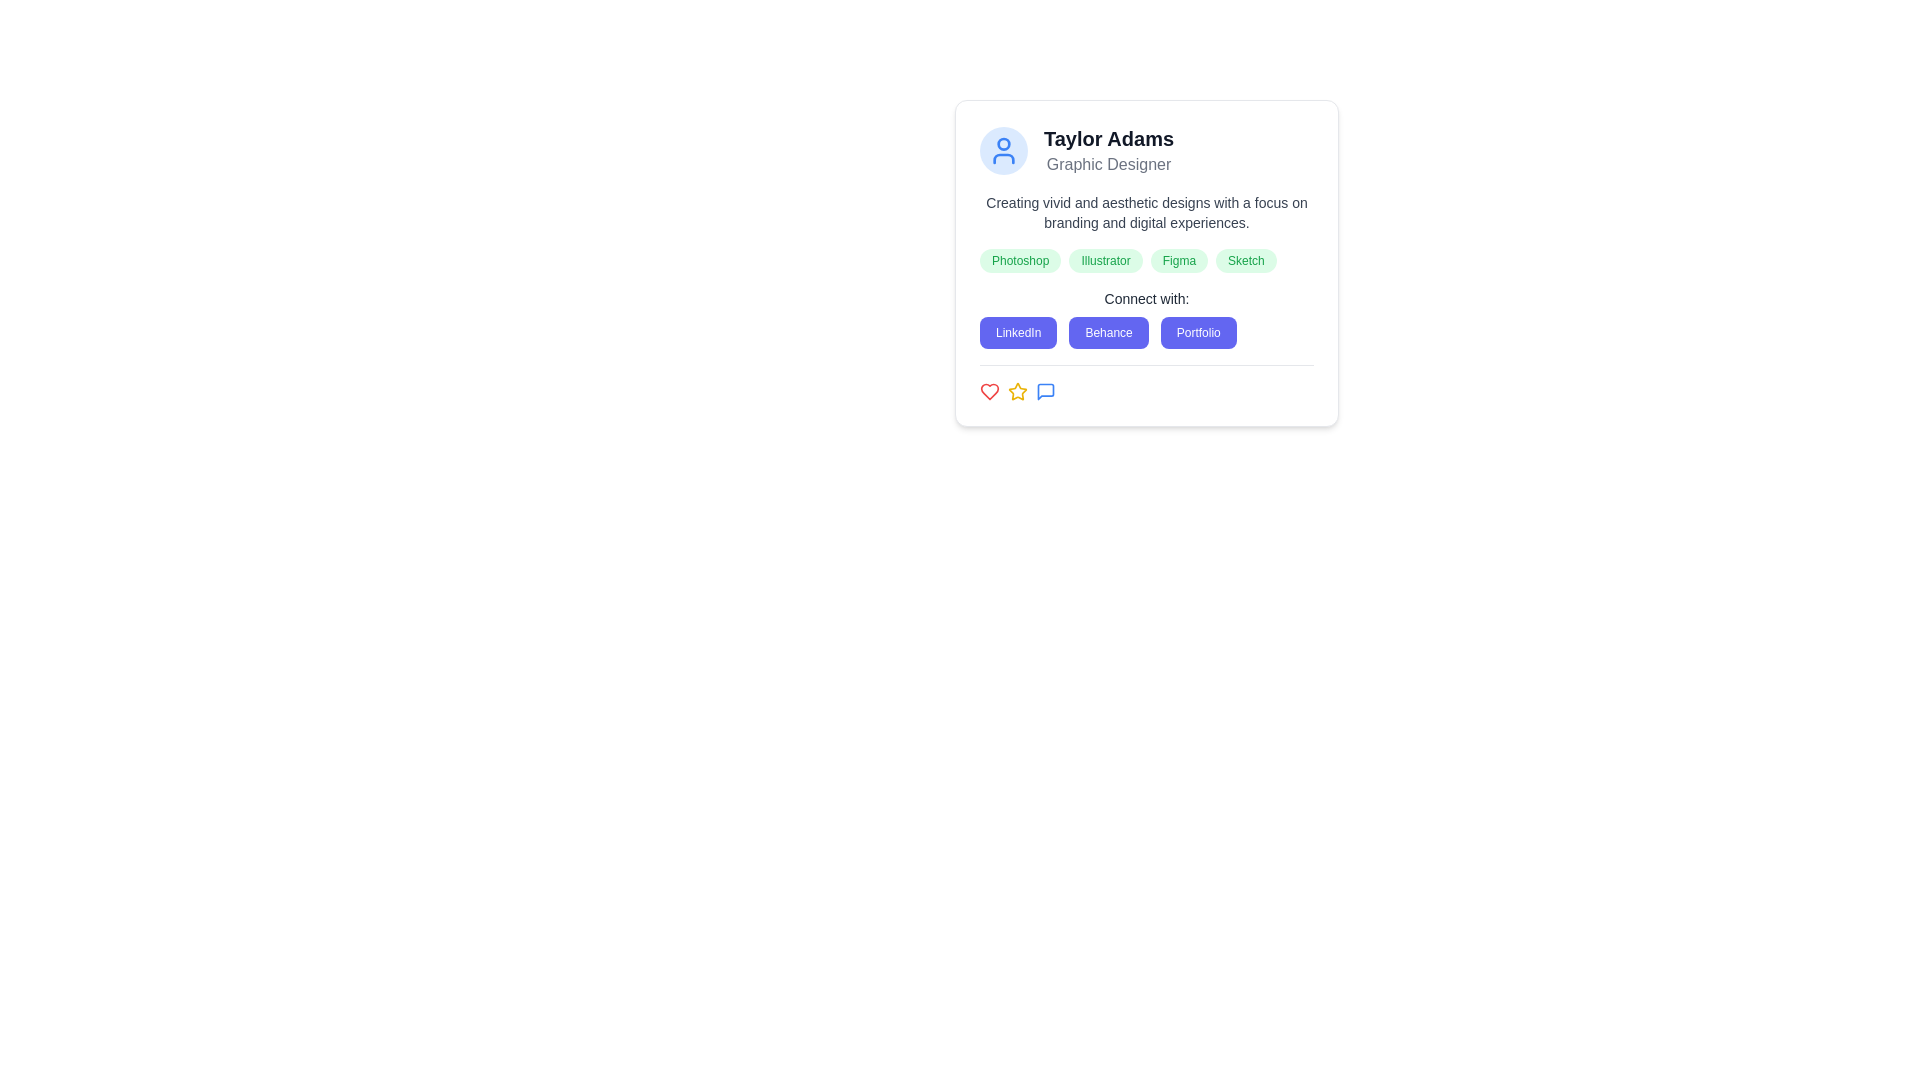  What do you see at coordinates (1107, 331) in the screenshot?
I see `the second button labeled 'Behance' in the group of three buttons` at bounding box center [1107, 331].